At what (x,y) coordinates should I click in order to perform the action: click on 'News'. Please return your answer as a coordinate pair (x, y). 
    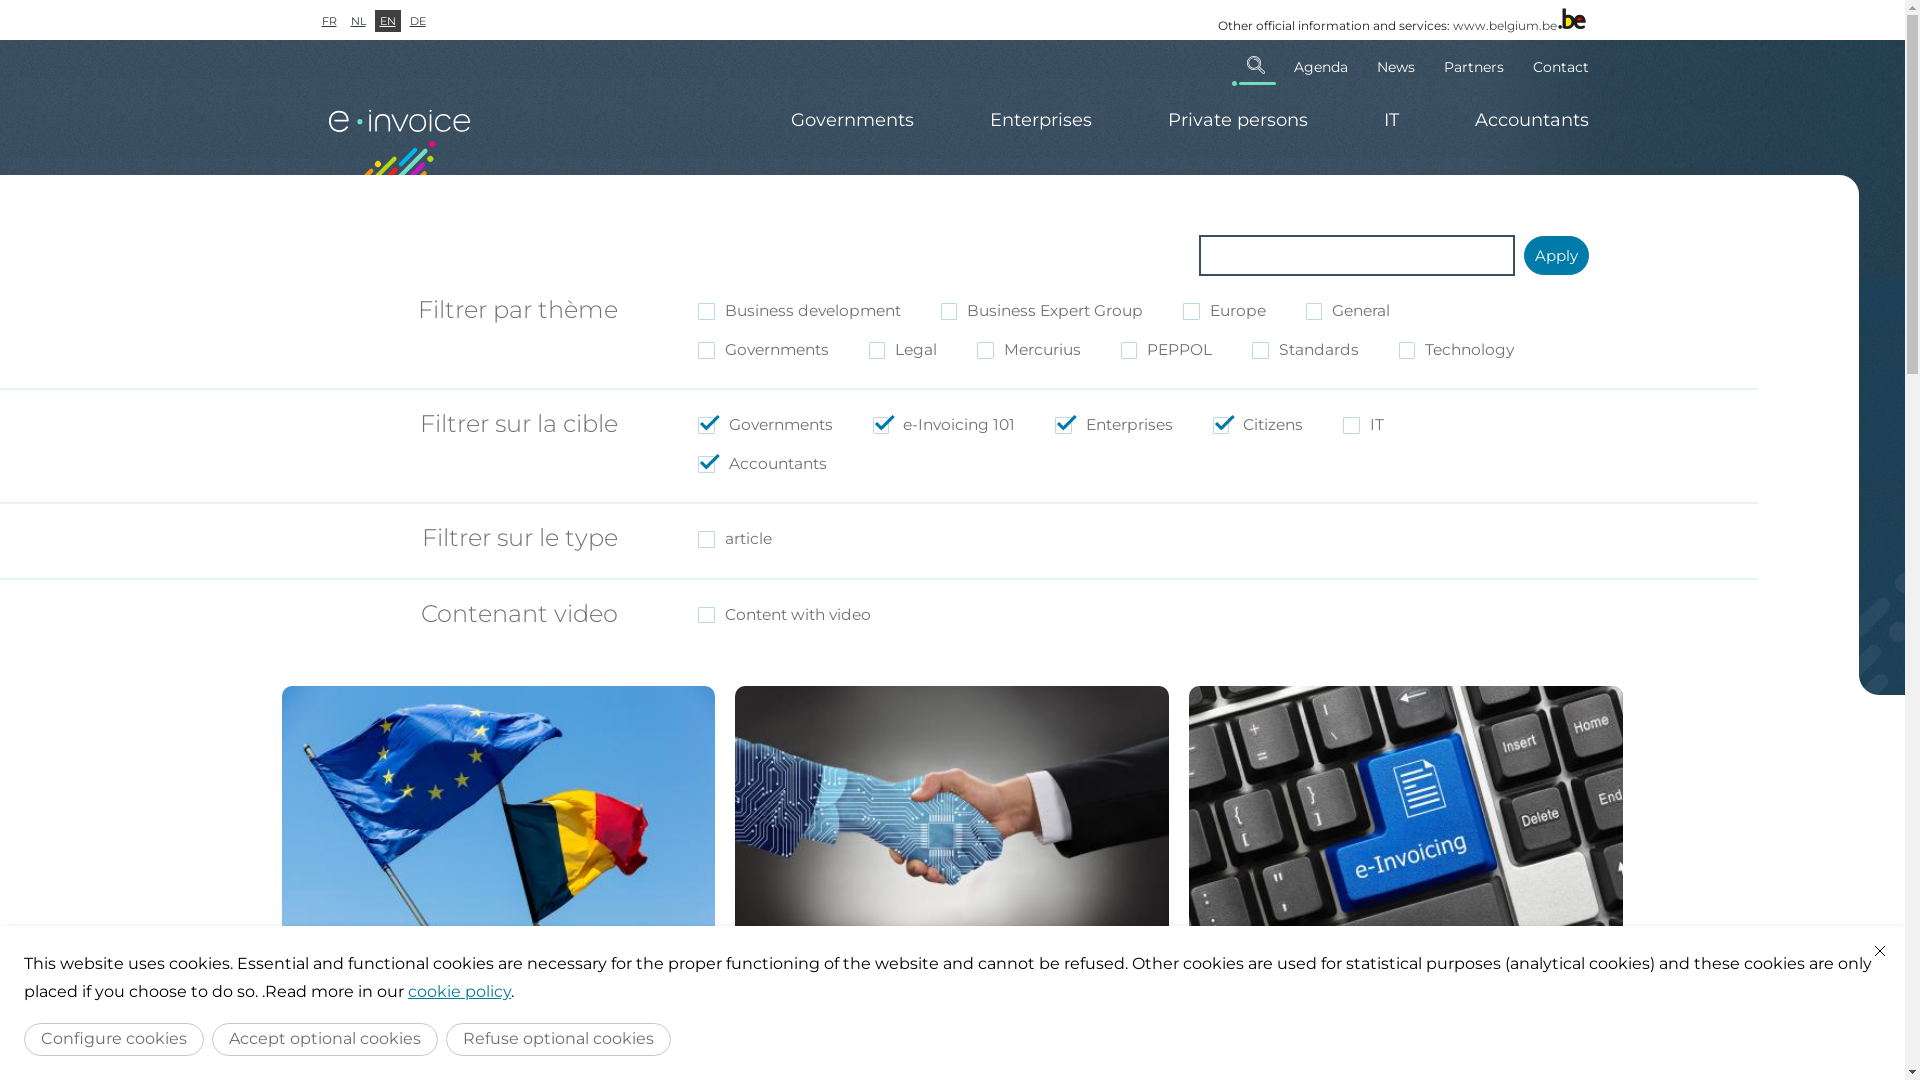
    Looking at the image, I should click on (1394, 64).